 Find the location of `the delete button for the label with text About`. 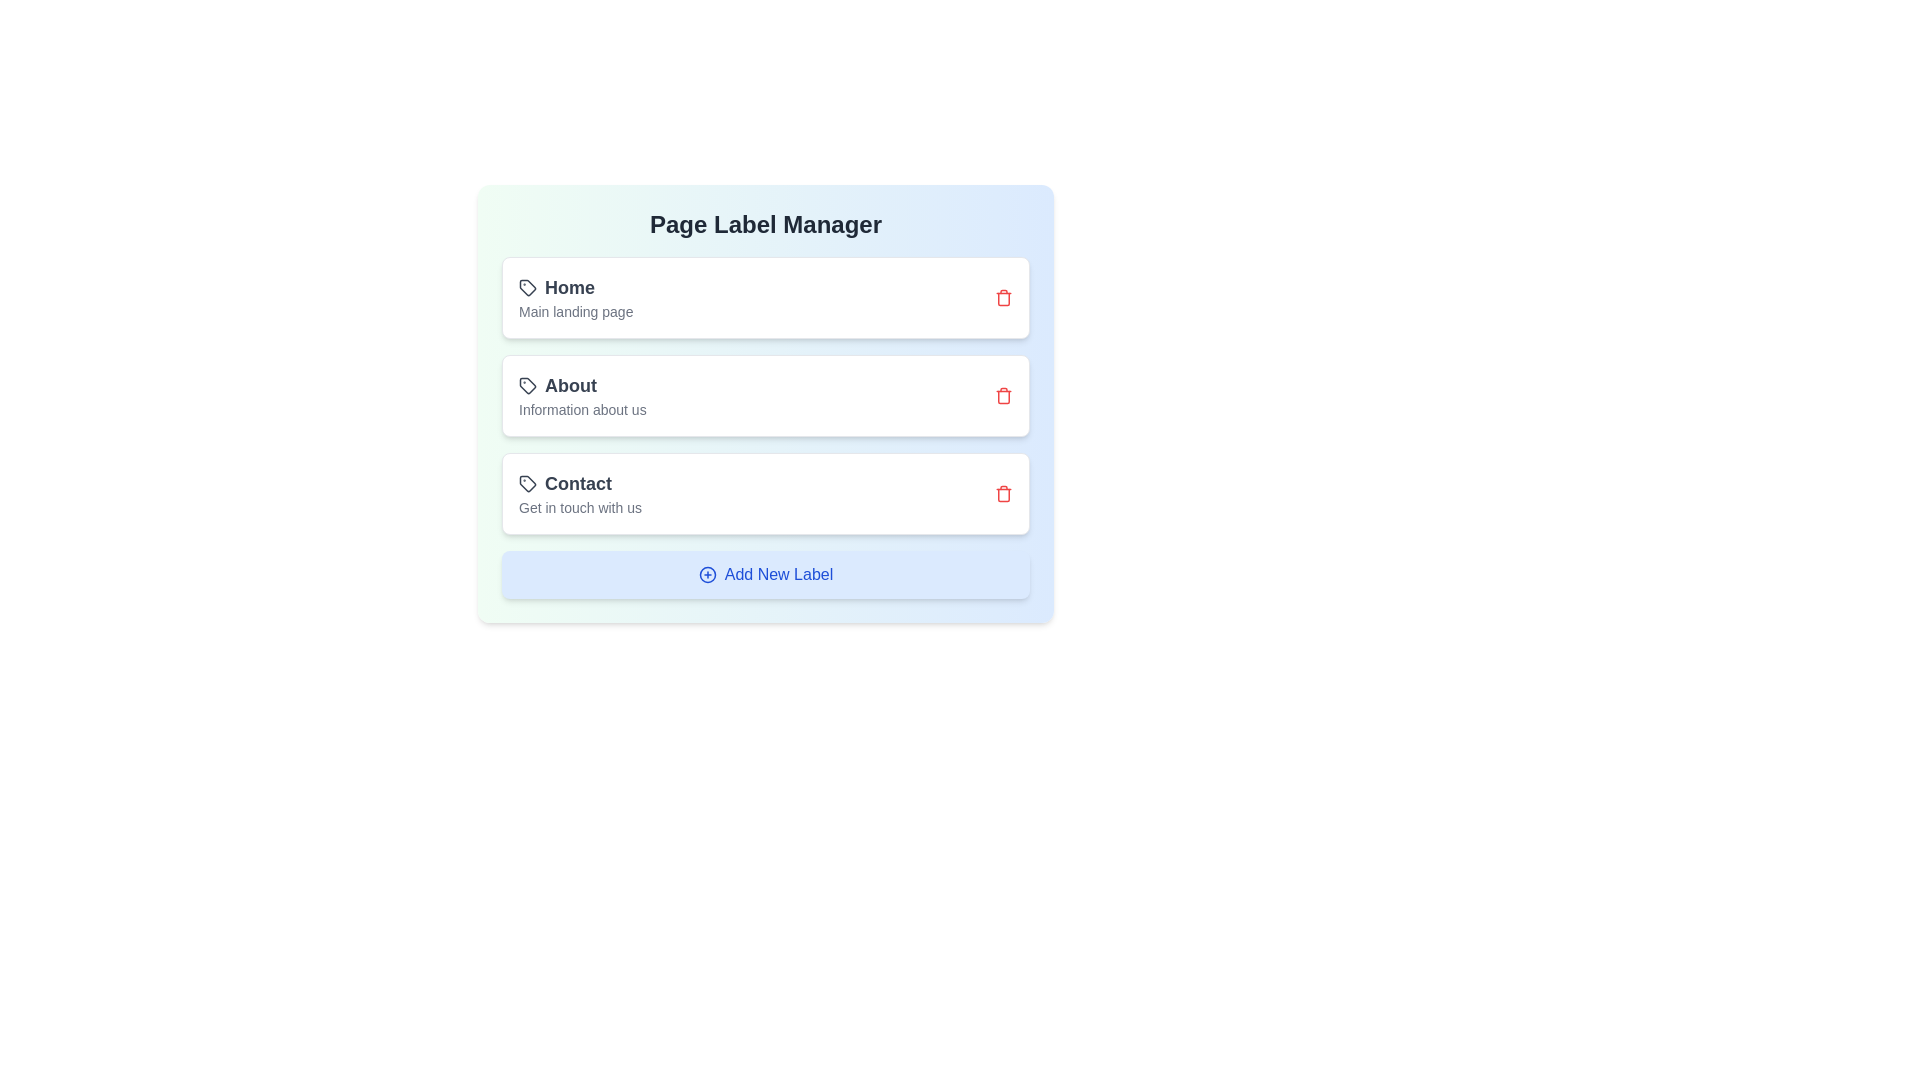

the delete button for the label with text About is located at coordinates (1003, 396).